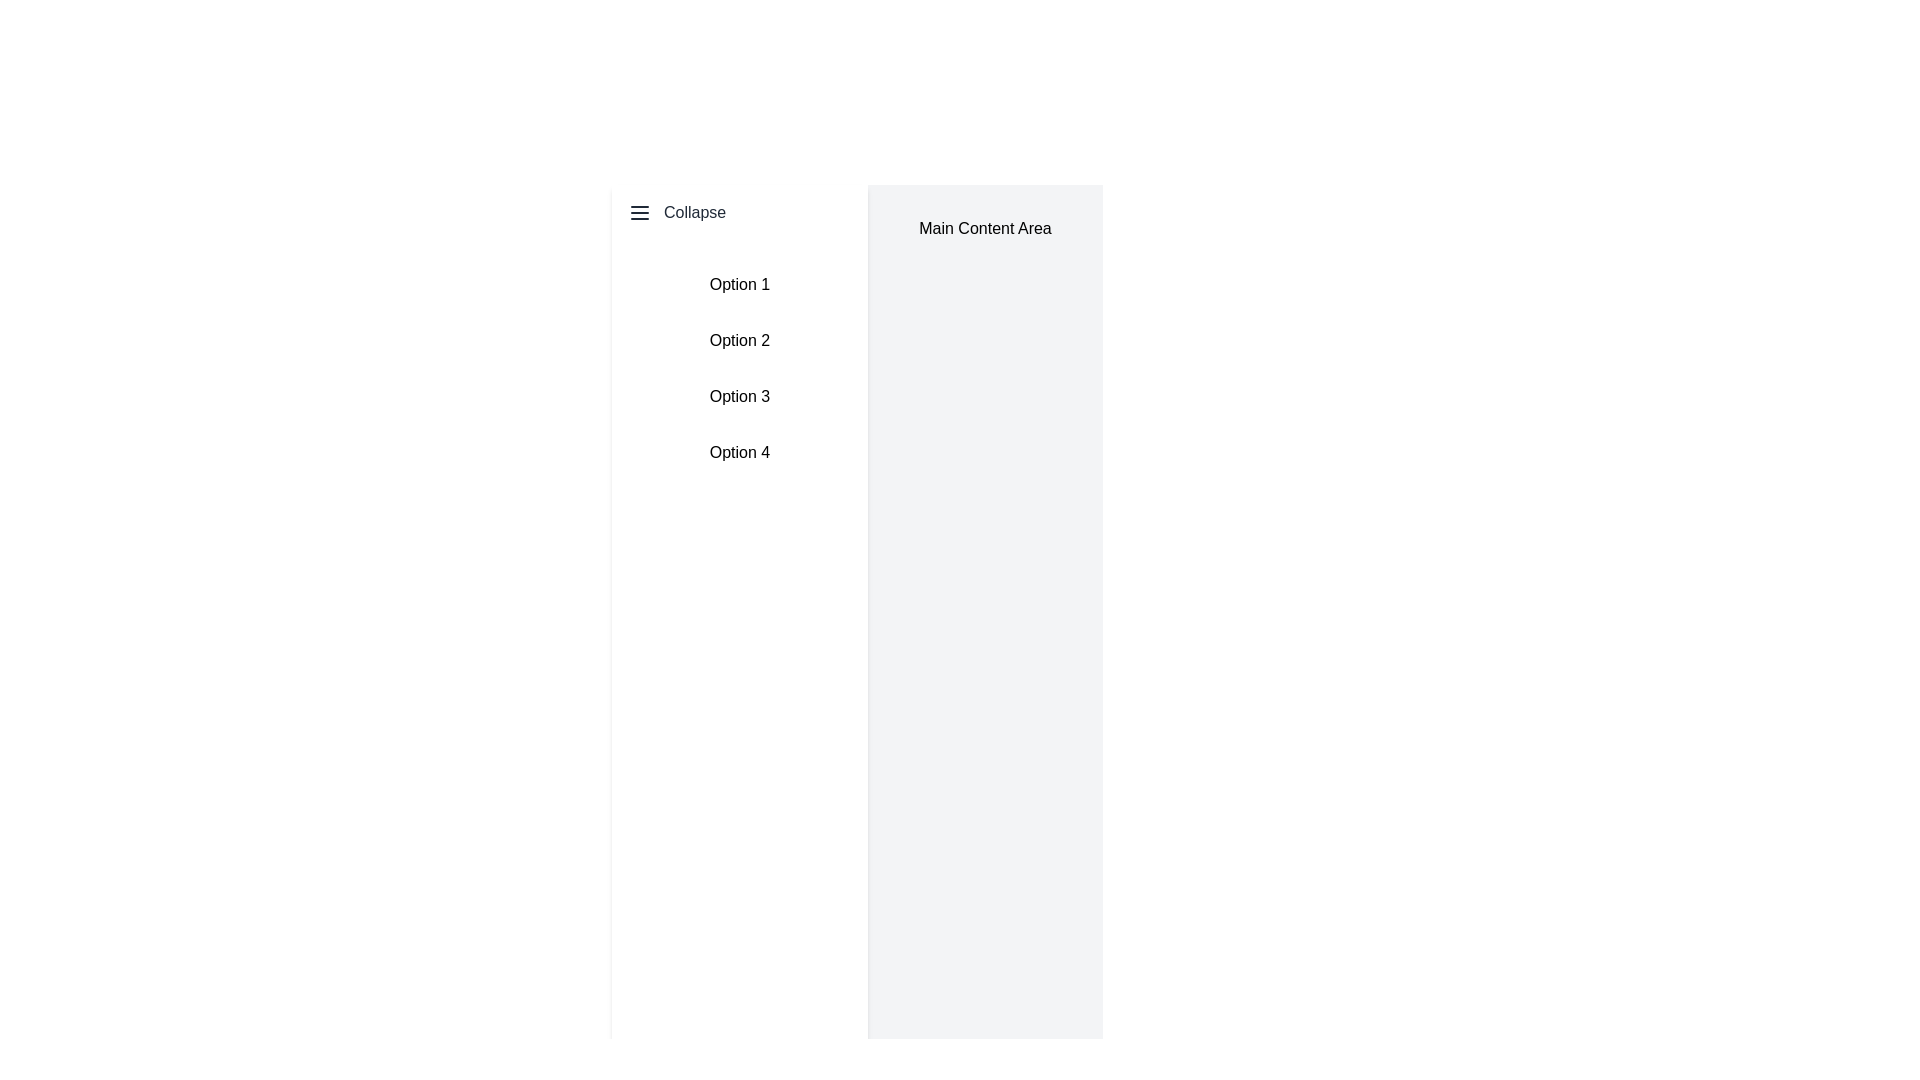  What do you see at coordinates (695, 212) in the screenshot?
I see `the 'Collapse' text label located next to the menu icon on the left navigation bar` at bounding box center [695, 212].